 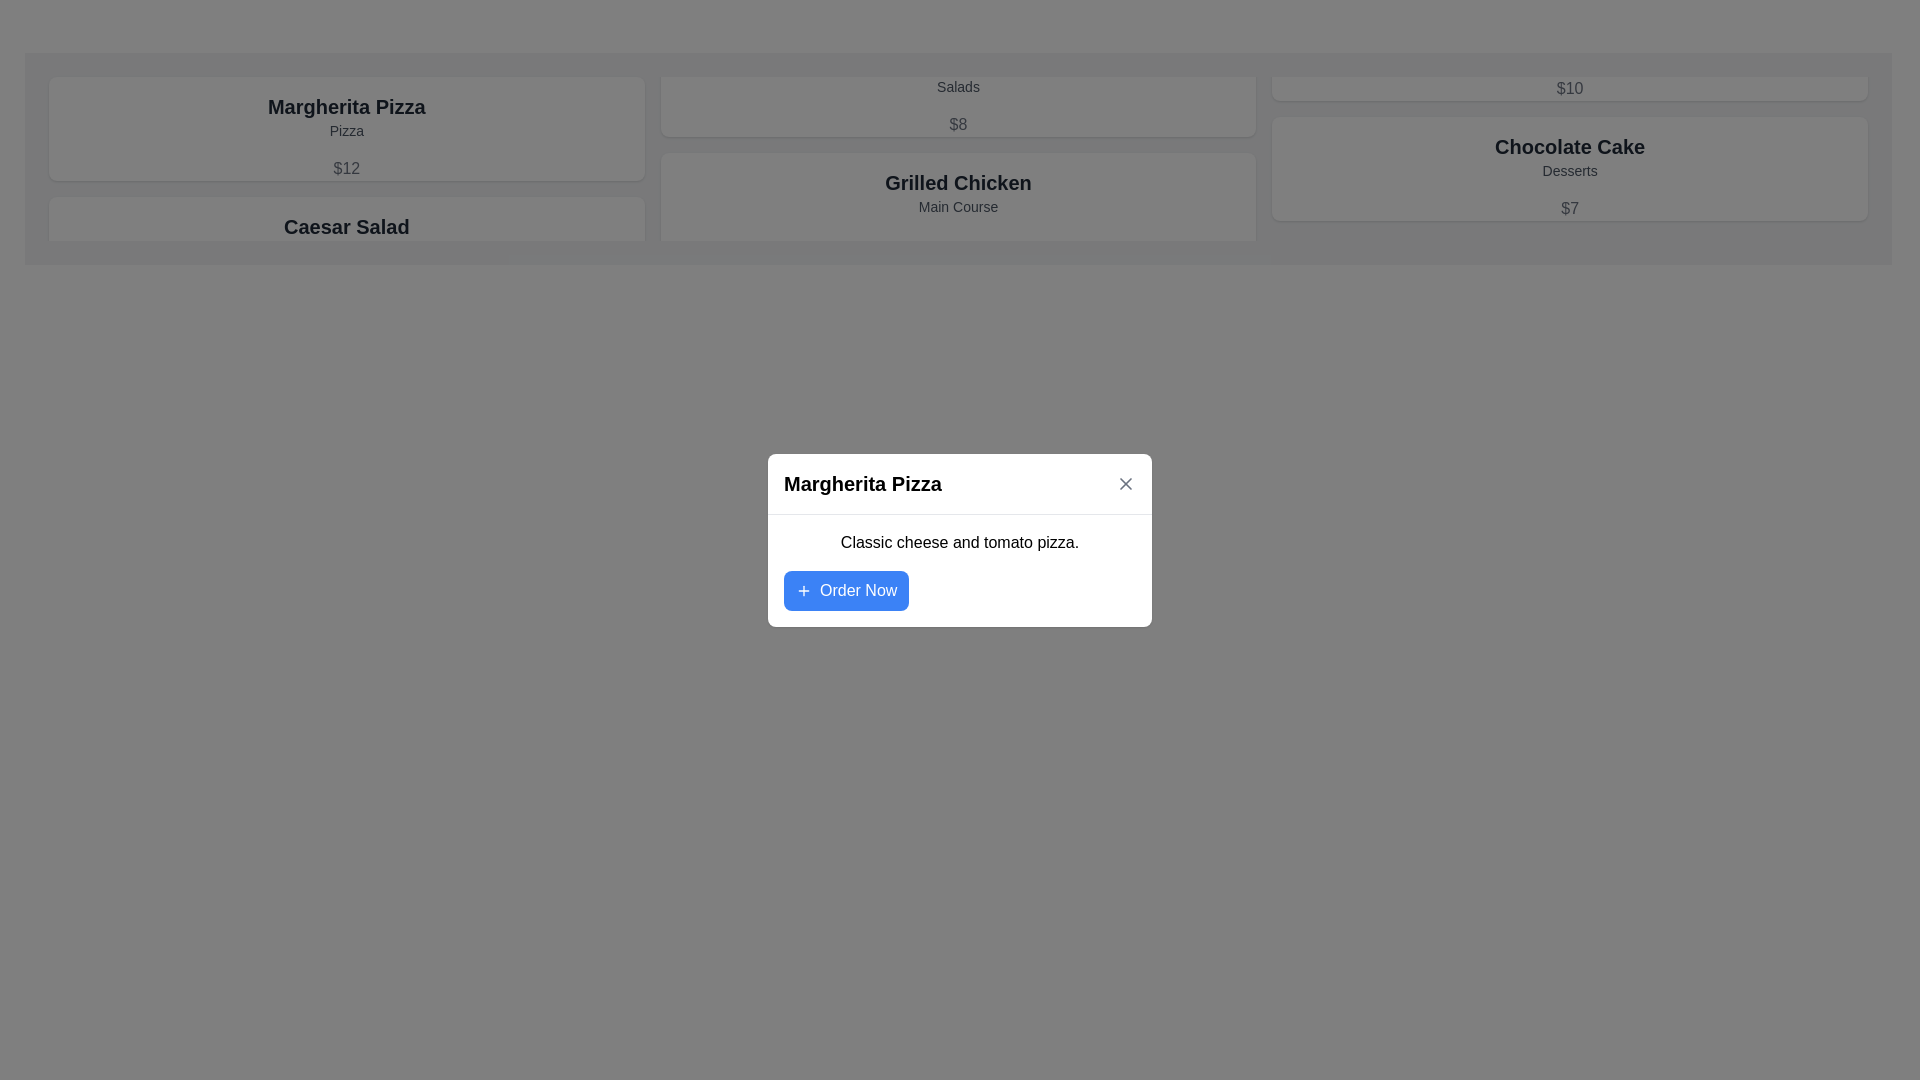 What do you see at coordinates (957, 207) in the screenshot?
I see `the text label displaying 'Main Course' in a smaller, gray font located directly below the title 'Grilled Chicken'` at bounding box center [957, 207].